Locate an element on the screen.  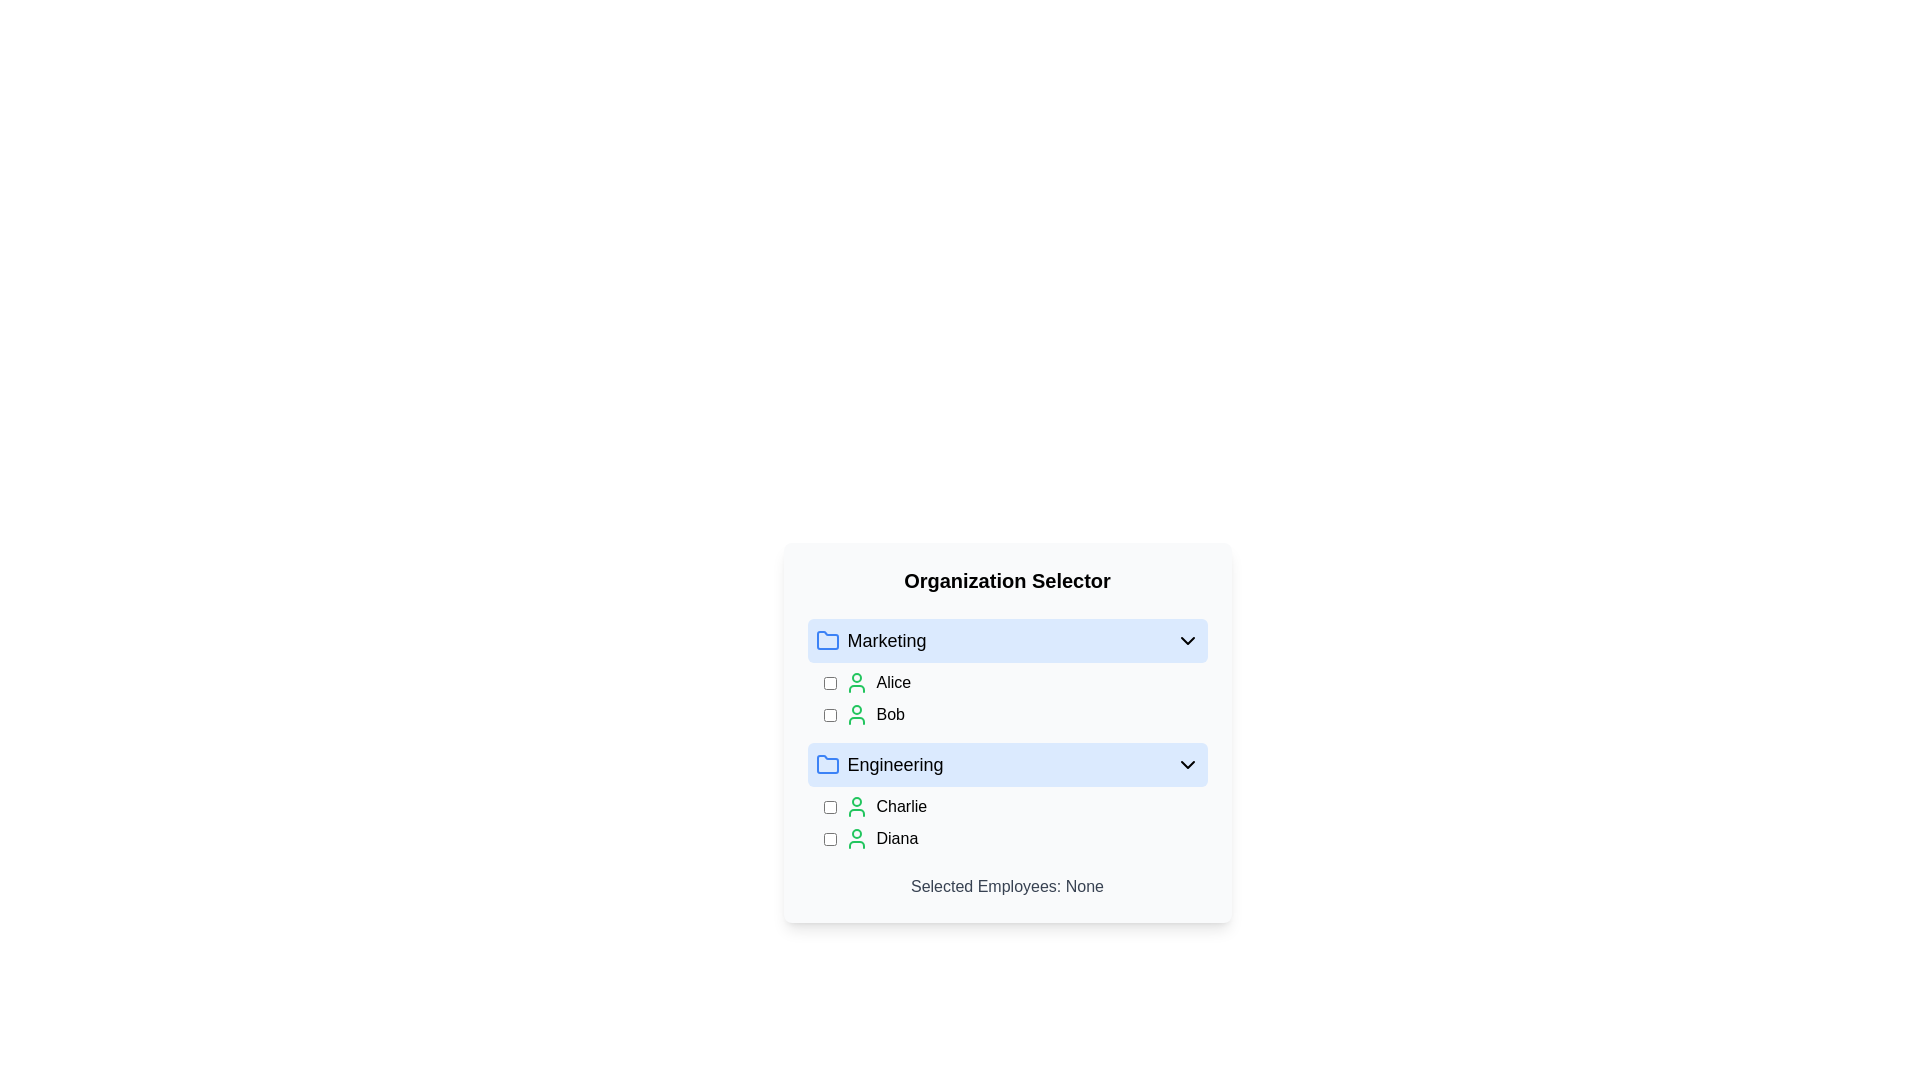
the SVG folder icon with a blue outline, which is located to the left of the text 'Marketing' in the horizontal layout, just below the title 'Organization Selector' is located at coordinates (827, 640).